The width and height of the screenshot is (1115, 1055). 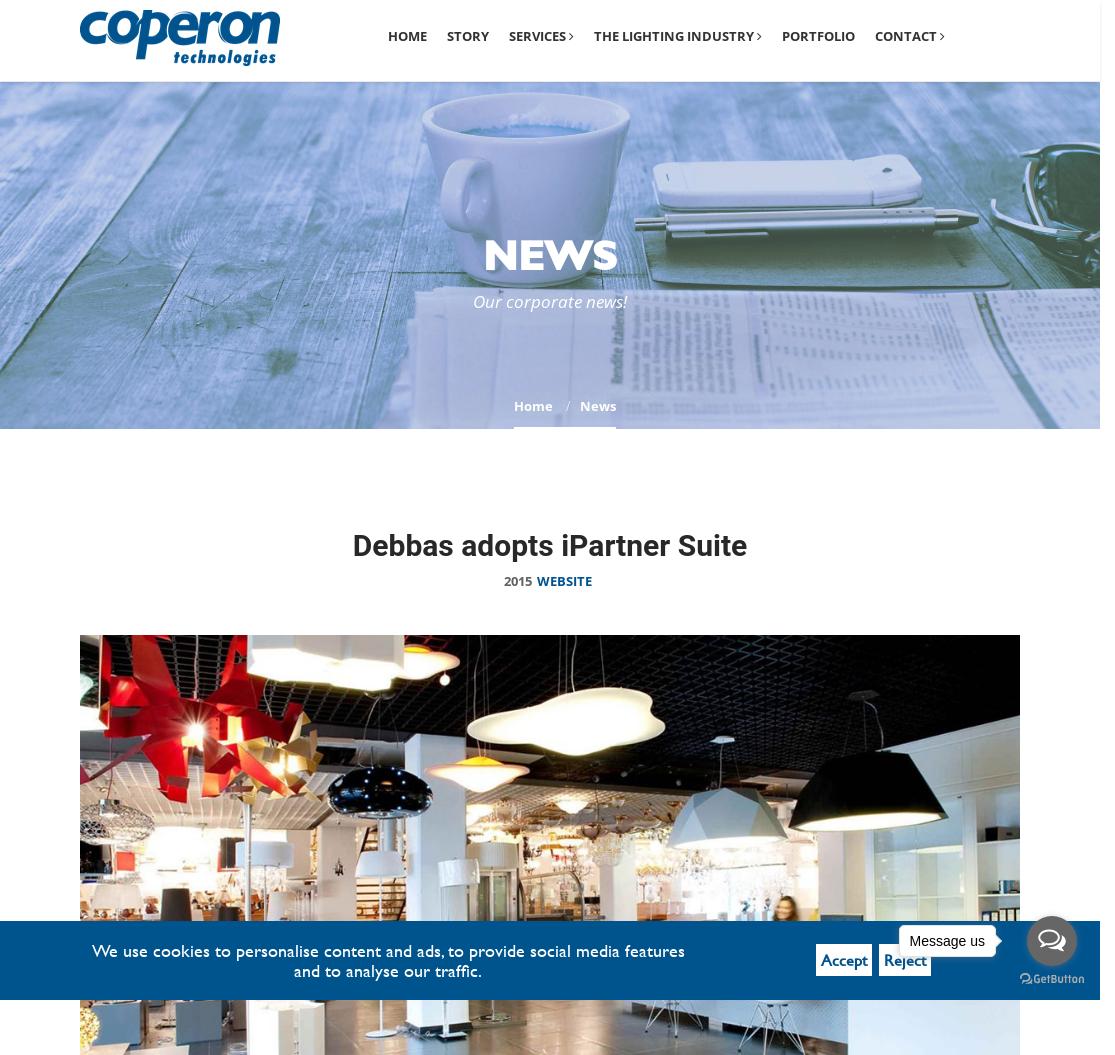 I want to click on 'Home', so click(x=406, y=35).